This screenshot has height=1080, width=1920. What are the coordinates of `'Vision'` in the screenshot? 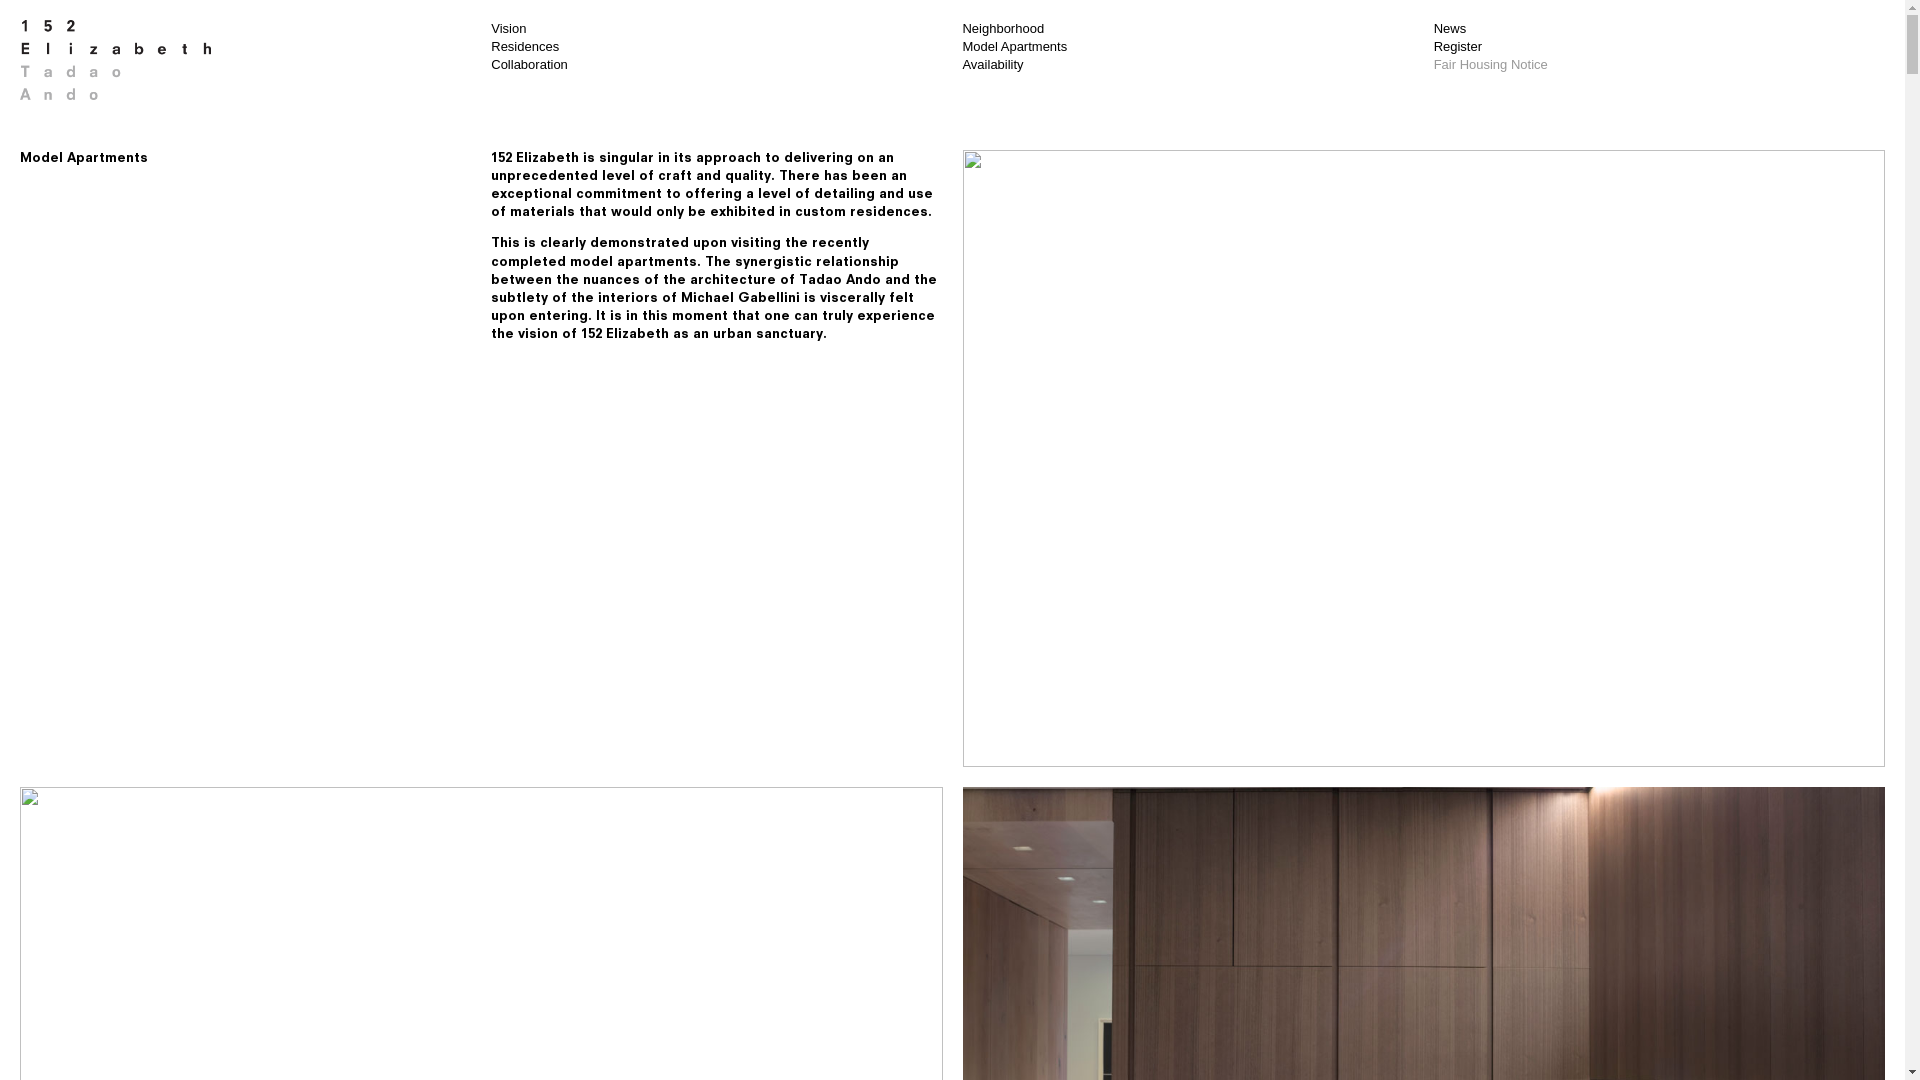 It's located at (508, 28).